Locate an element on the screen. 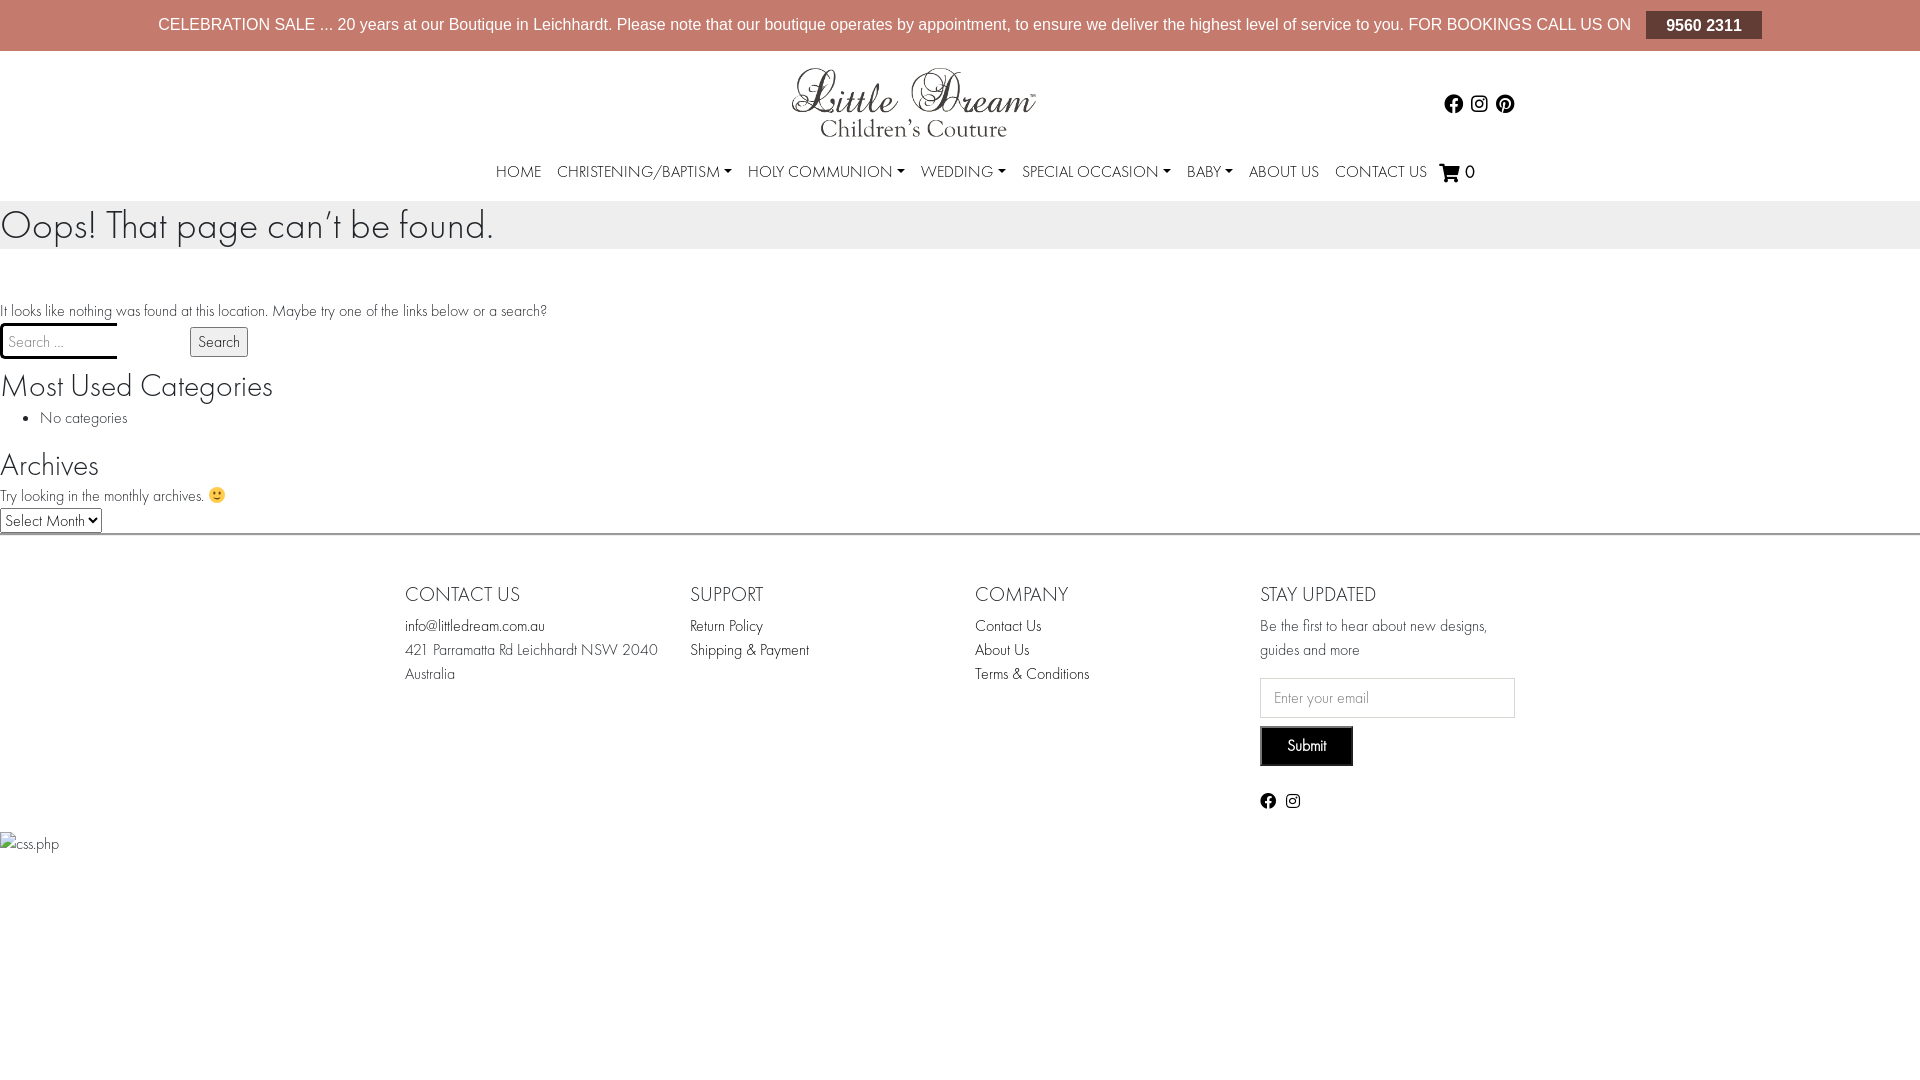  'ABOUT US' is located at coordinates (1283, 171).